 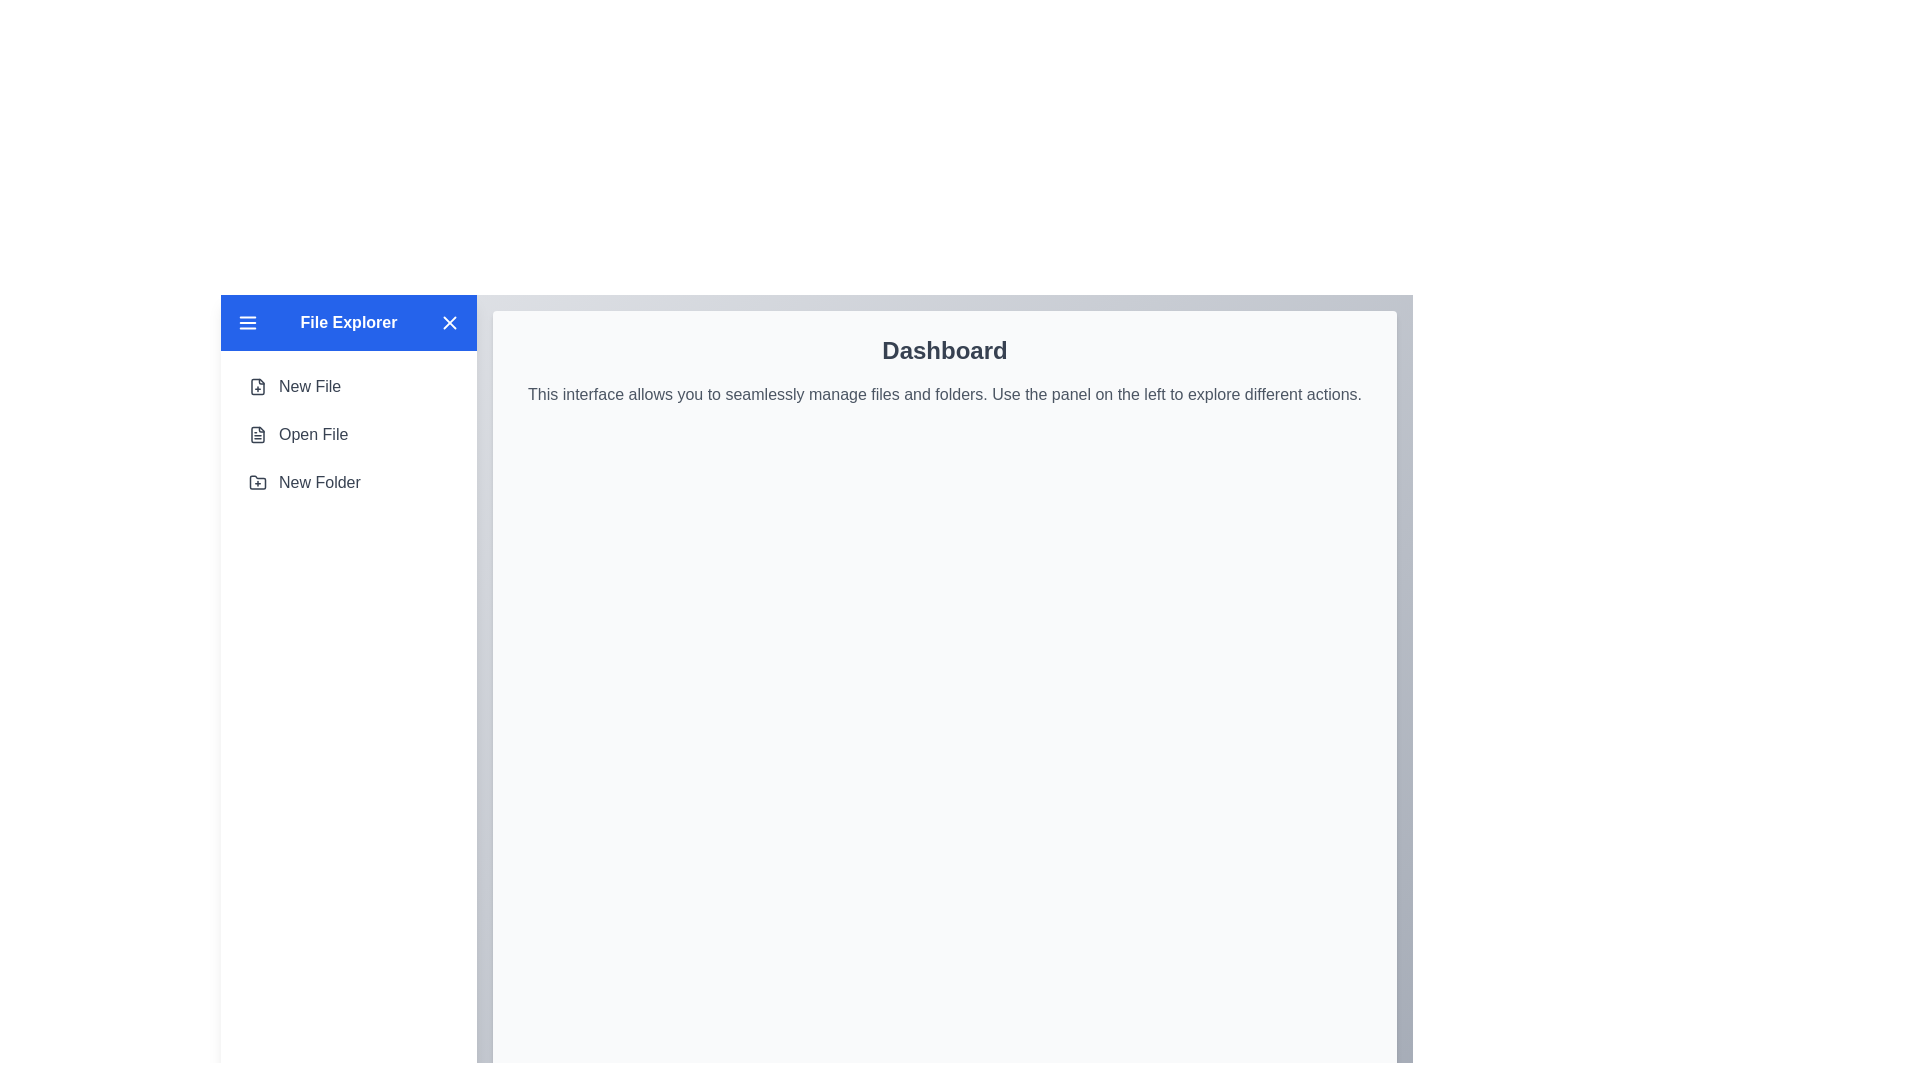 I want to click on the toggle button icon located in the top left corner of the blue header bar, adjacent to the 'File Explorer' text, to provide visual feedback, so click(x=247, y=322).